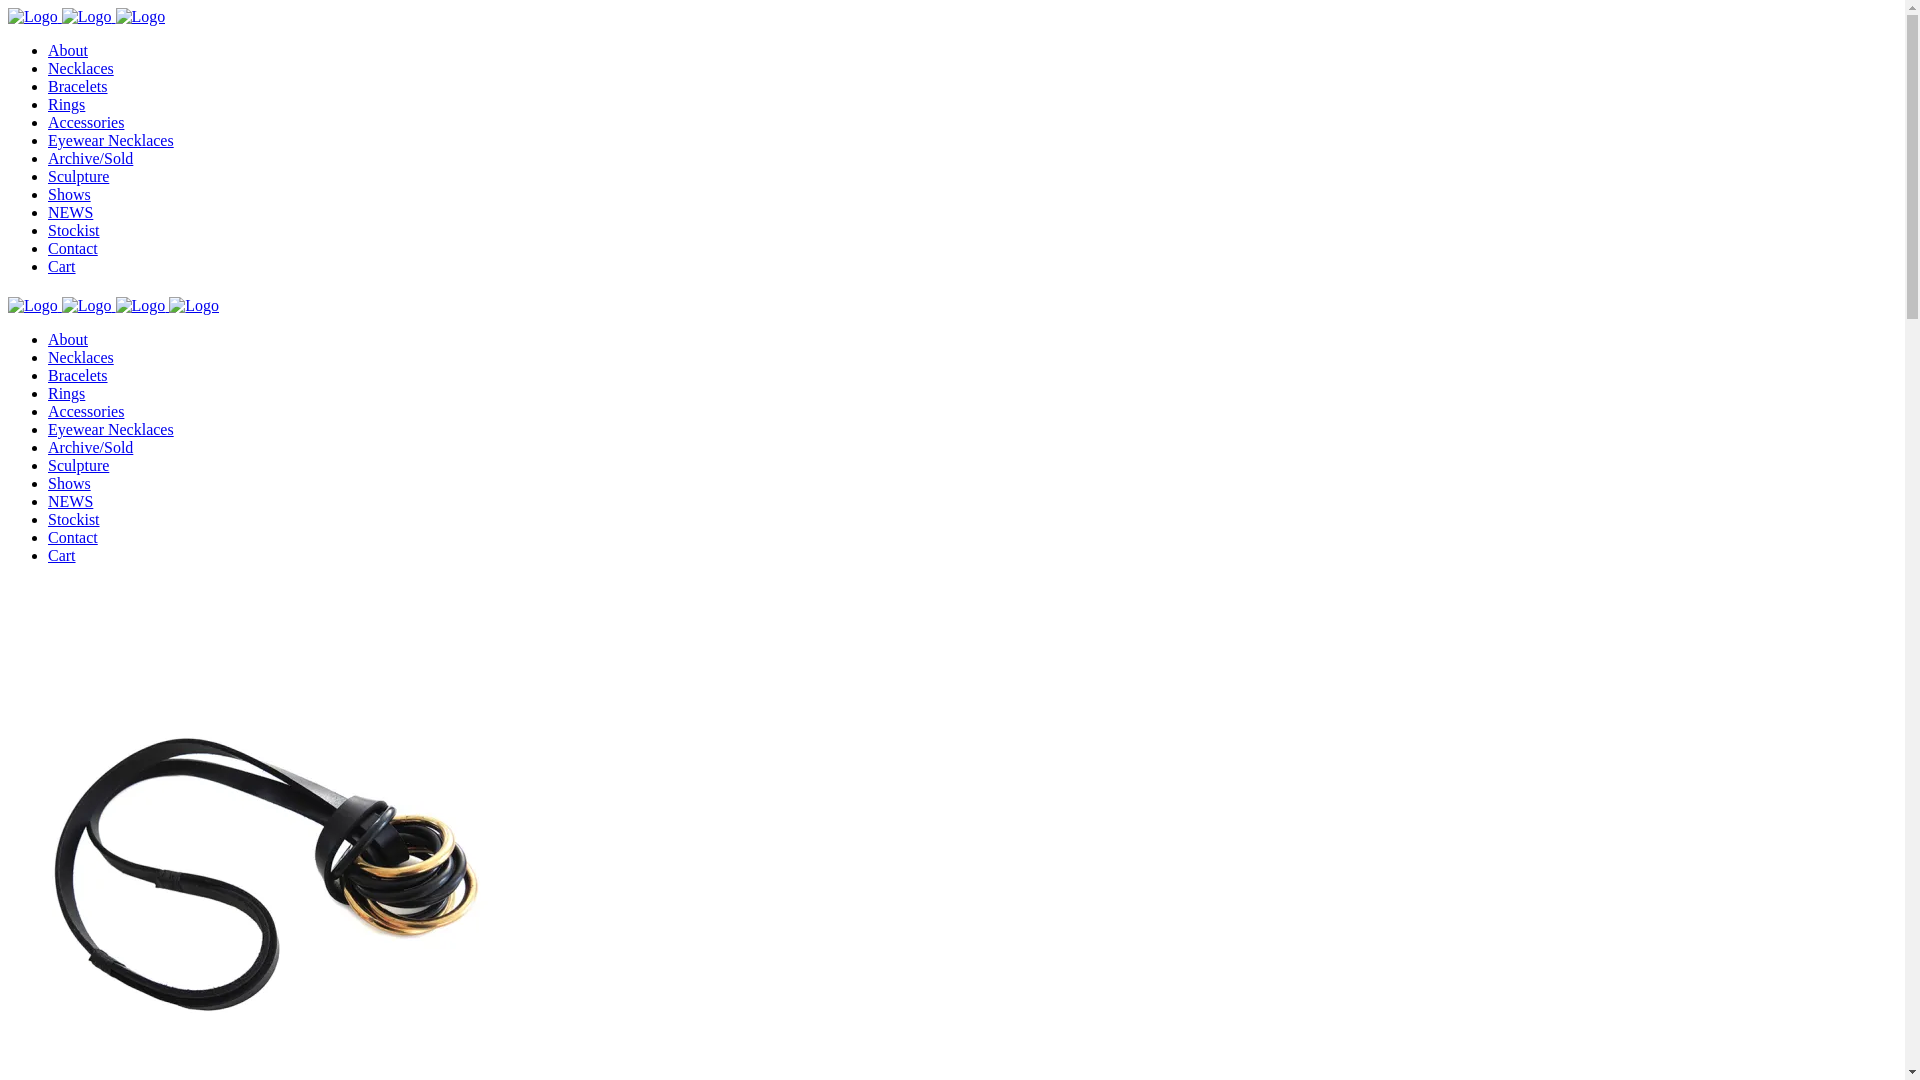  What do you see at coordinates (80, 356) in the screenshot?
I see `'Necklaces'` at bounding box center [80, 356].